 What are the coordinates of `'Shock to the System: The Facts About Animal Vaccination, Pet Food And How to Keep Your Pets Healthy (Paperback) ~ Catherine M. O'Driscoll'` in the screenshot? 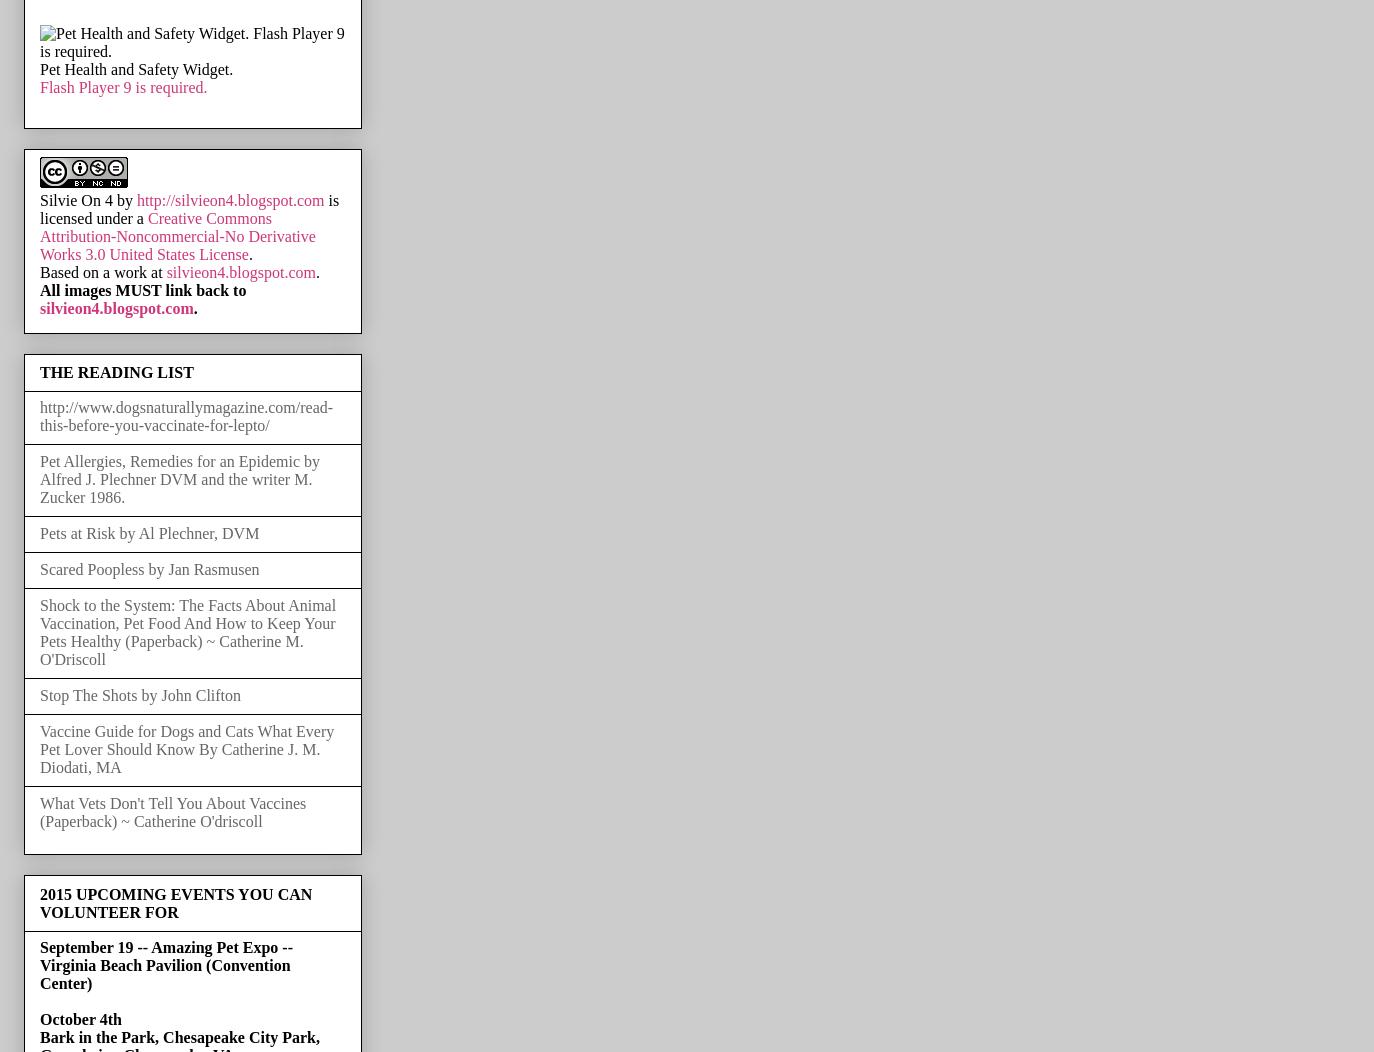 It's located at (186, 632).